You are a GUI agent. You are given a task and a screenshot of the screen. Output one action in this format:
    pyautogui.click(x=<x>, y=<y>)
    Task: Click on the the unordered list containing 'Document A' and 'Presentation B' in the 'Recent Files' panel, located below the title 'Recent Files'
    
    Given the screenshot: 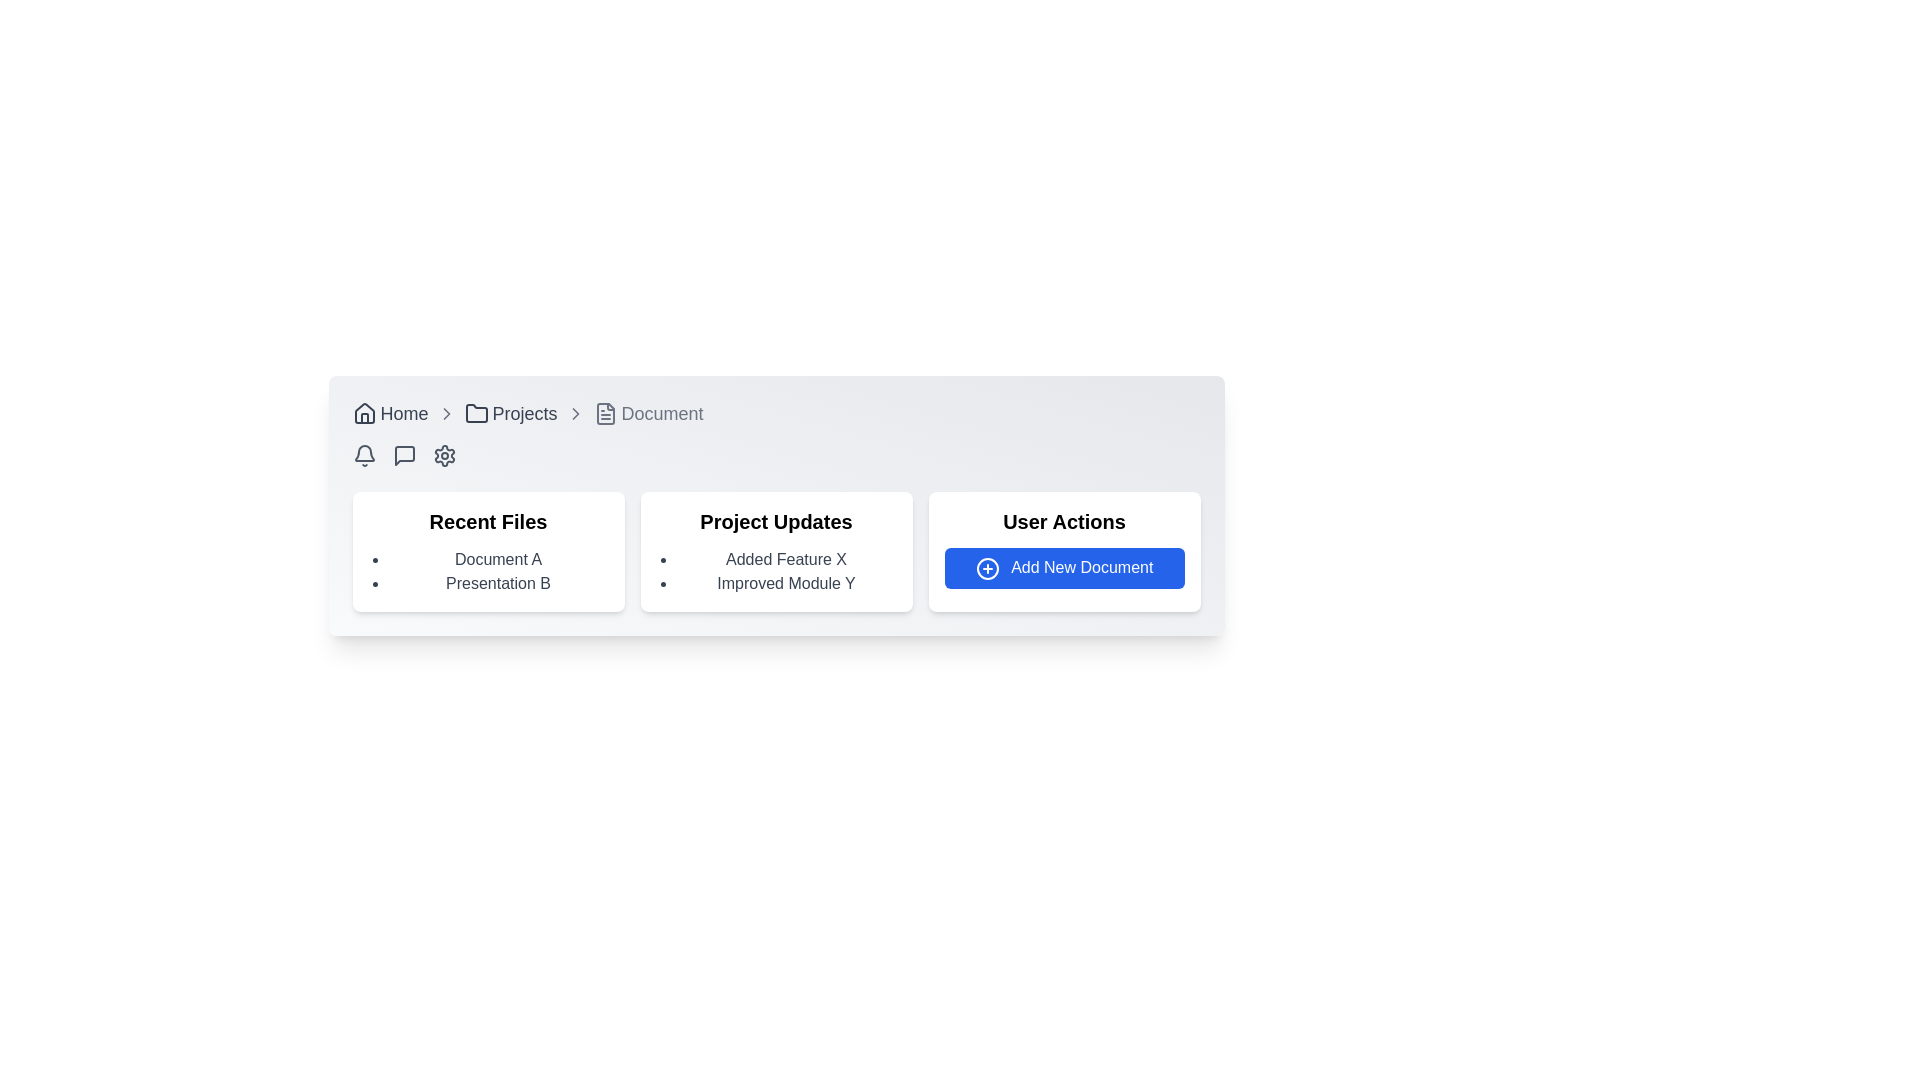 What is the action you would take?
    pyautogui.click(x=488, y=571)
    